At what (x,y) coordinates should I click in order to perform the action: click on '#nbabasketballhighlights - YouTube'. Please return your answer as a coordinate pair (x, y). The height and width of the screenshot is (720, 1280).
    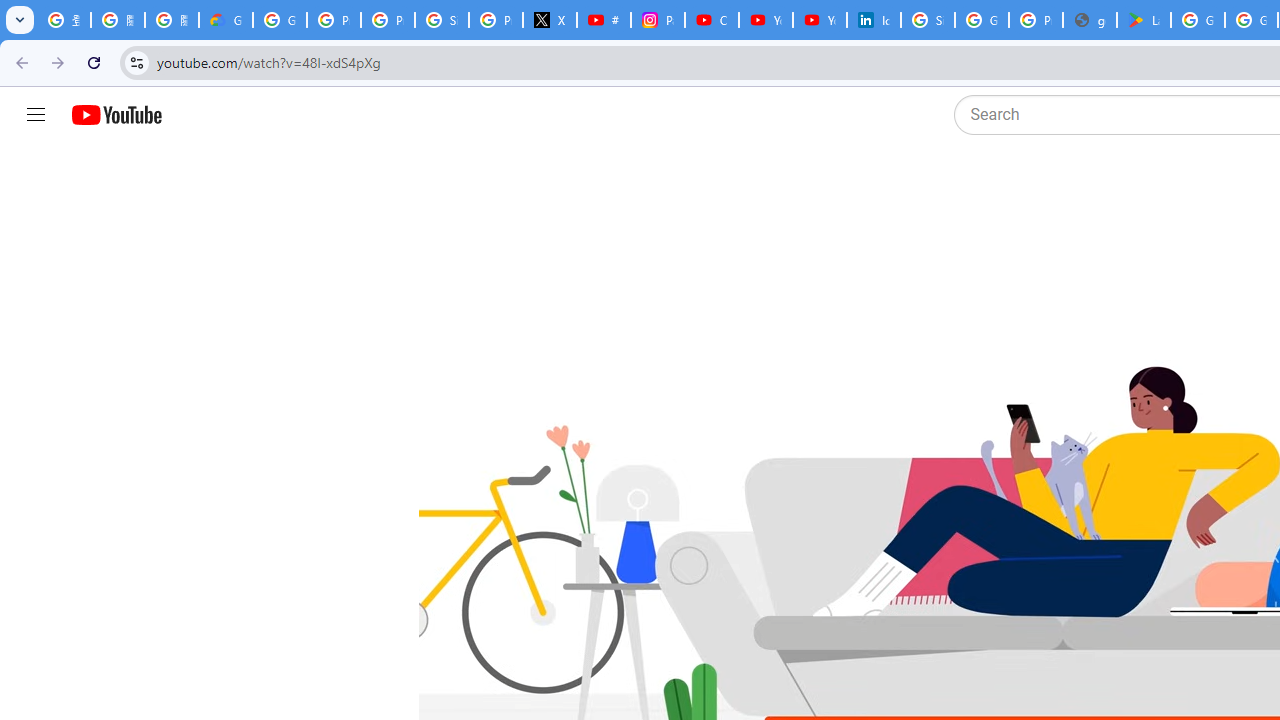
    Looking at the image, I should click on (603, 20).